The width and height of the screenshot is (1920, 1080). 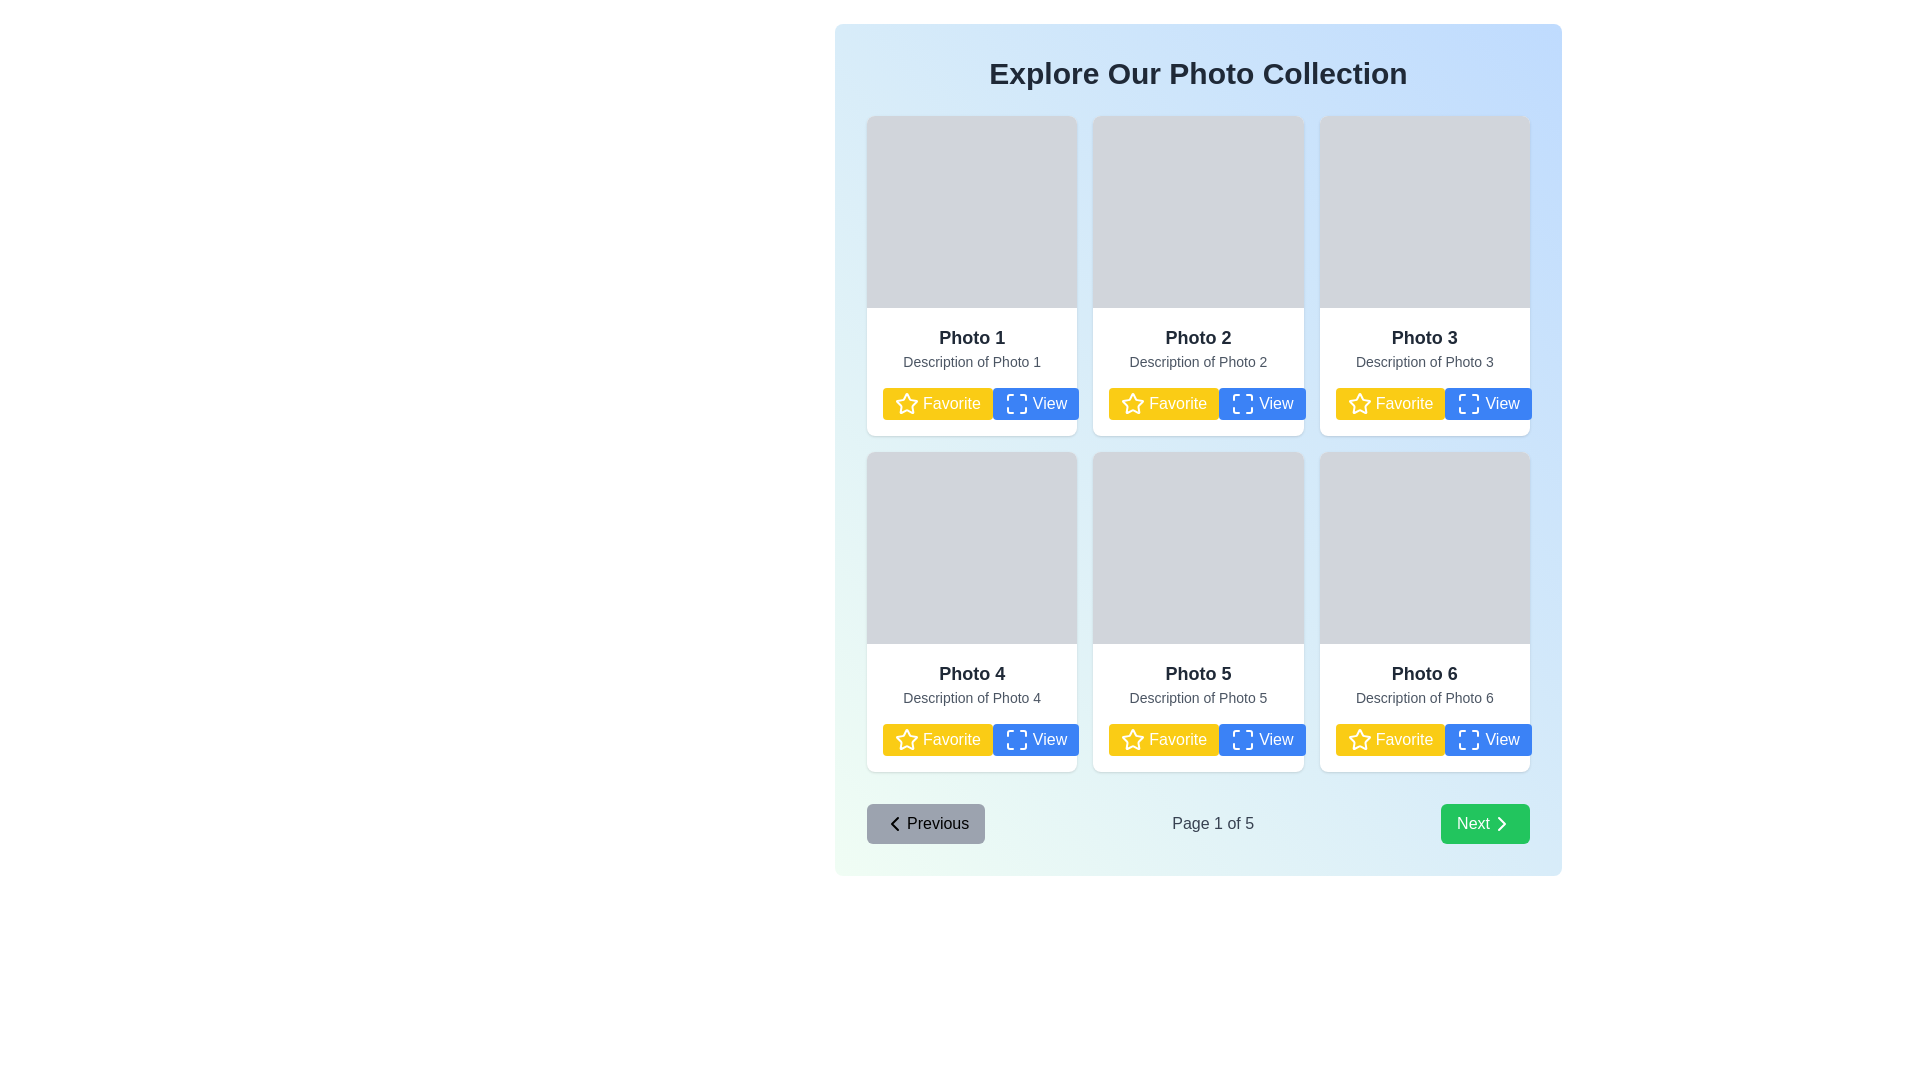 What do you see at coordinates (1198, 697) in the screenshot?
I see `the static text label providing details about 'Photo 5', which is located directly below the title 'Photo 5' in the bottom row, middle column of the photo collection grid` at bounding box center [1198, 697].